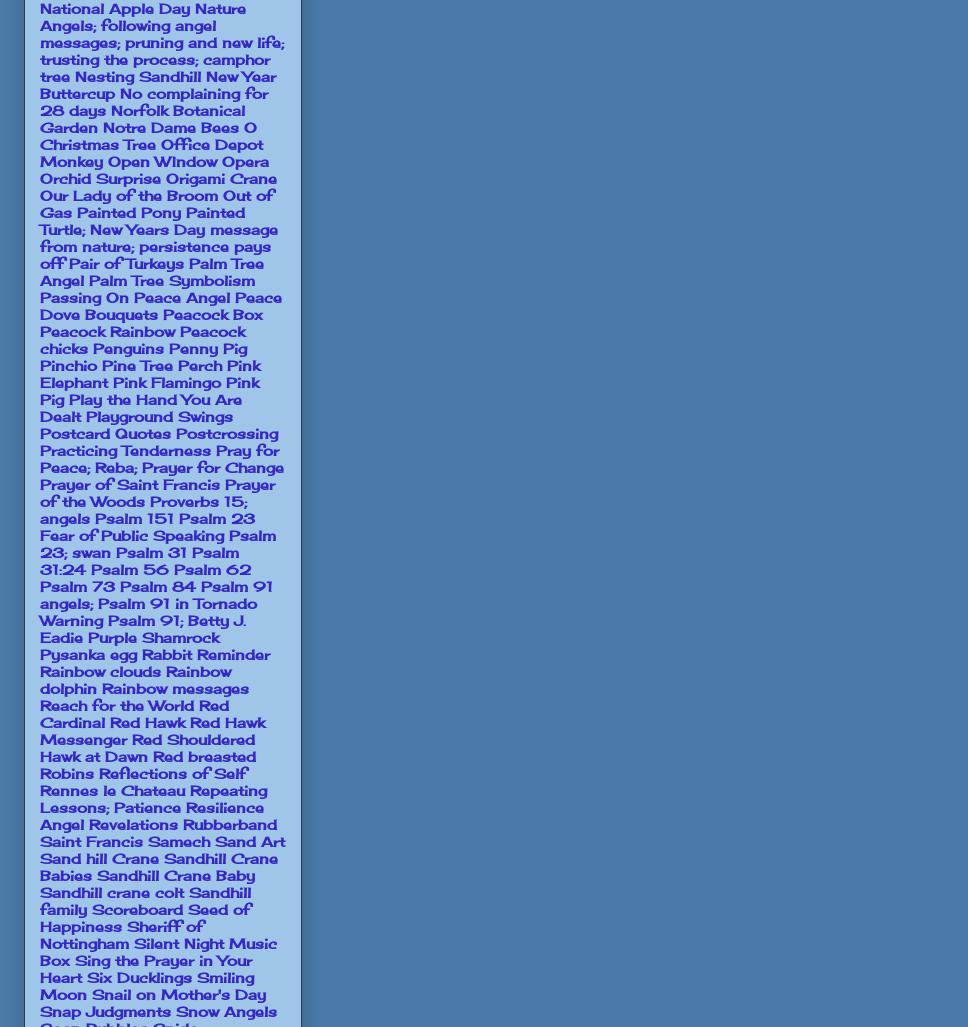 This screenshot has height=1027, width=968. I want to click on 'Psalm 23; swan', so click(156, 541).